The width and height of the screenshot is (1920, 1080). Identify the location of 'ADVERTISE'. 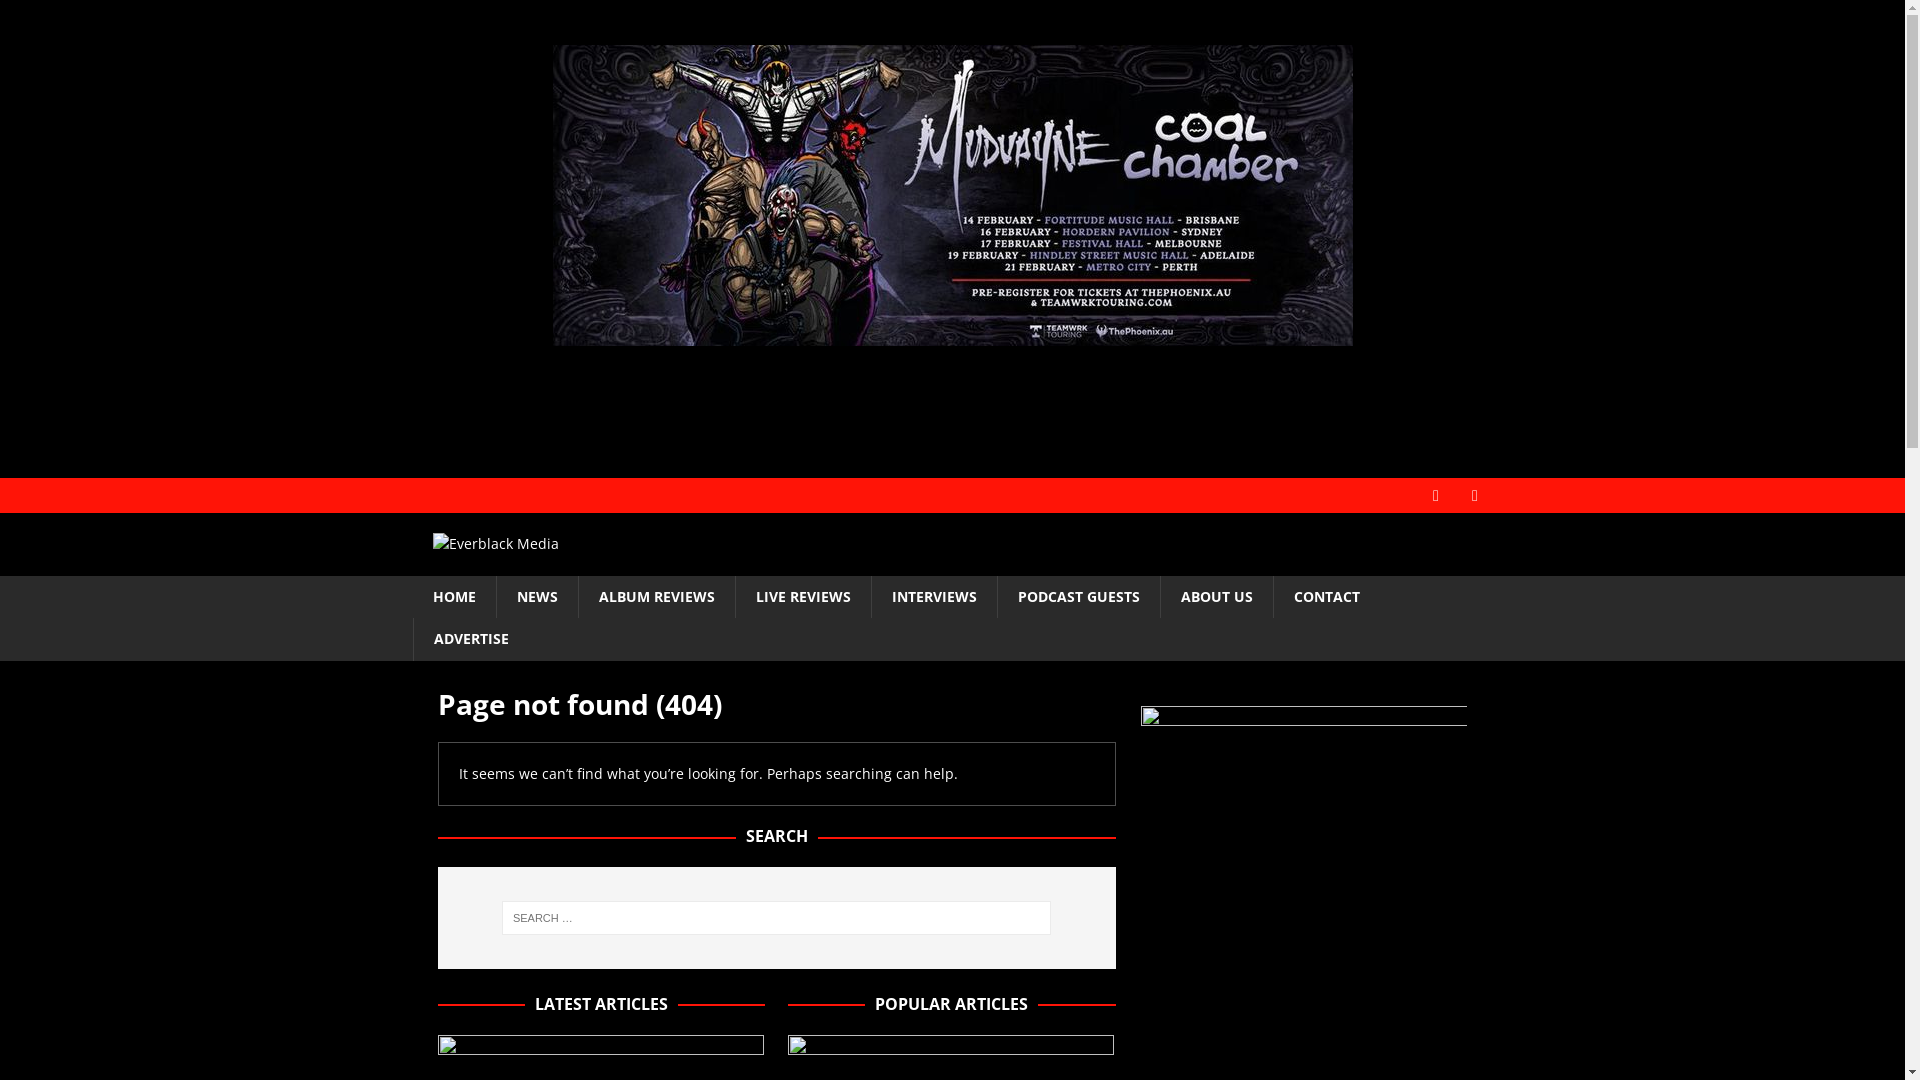
(411, 639).